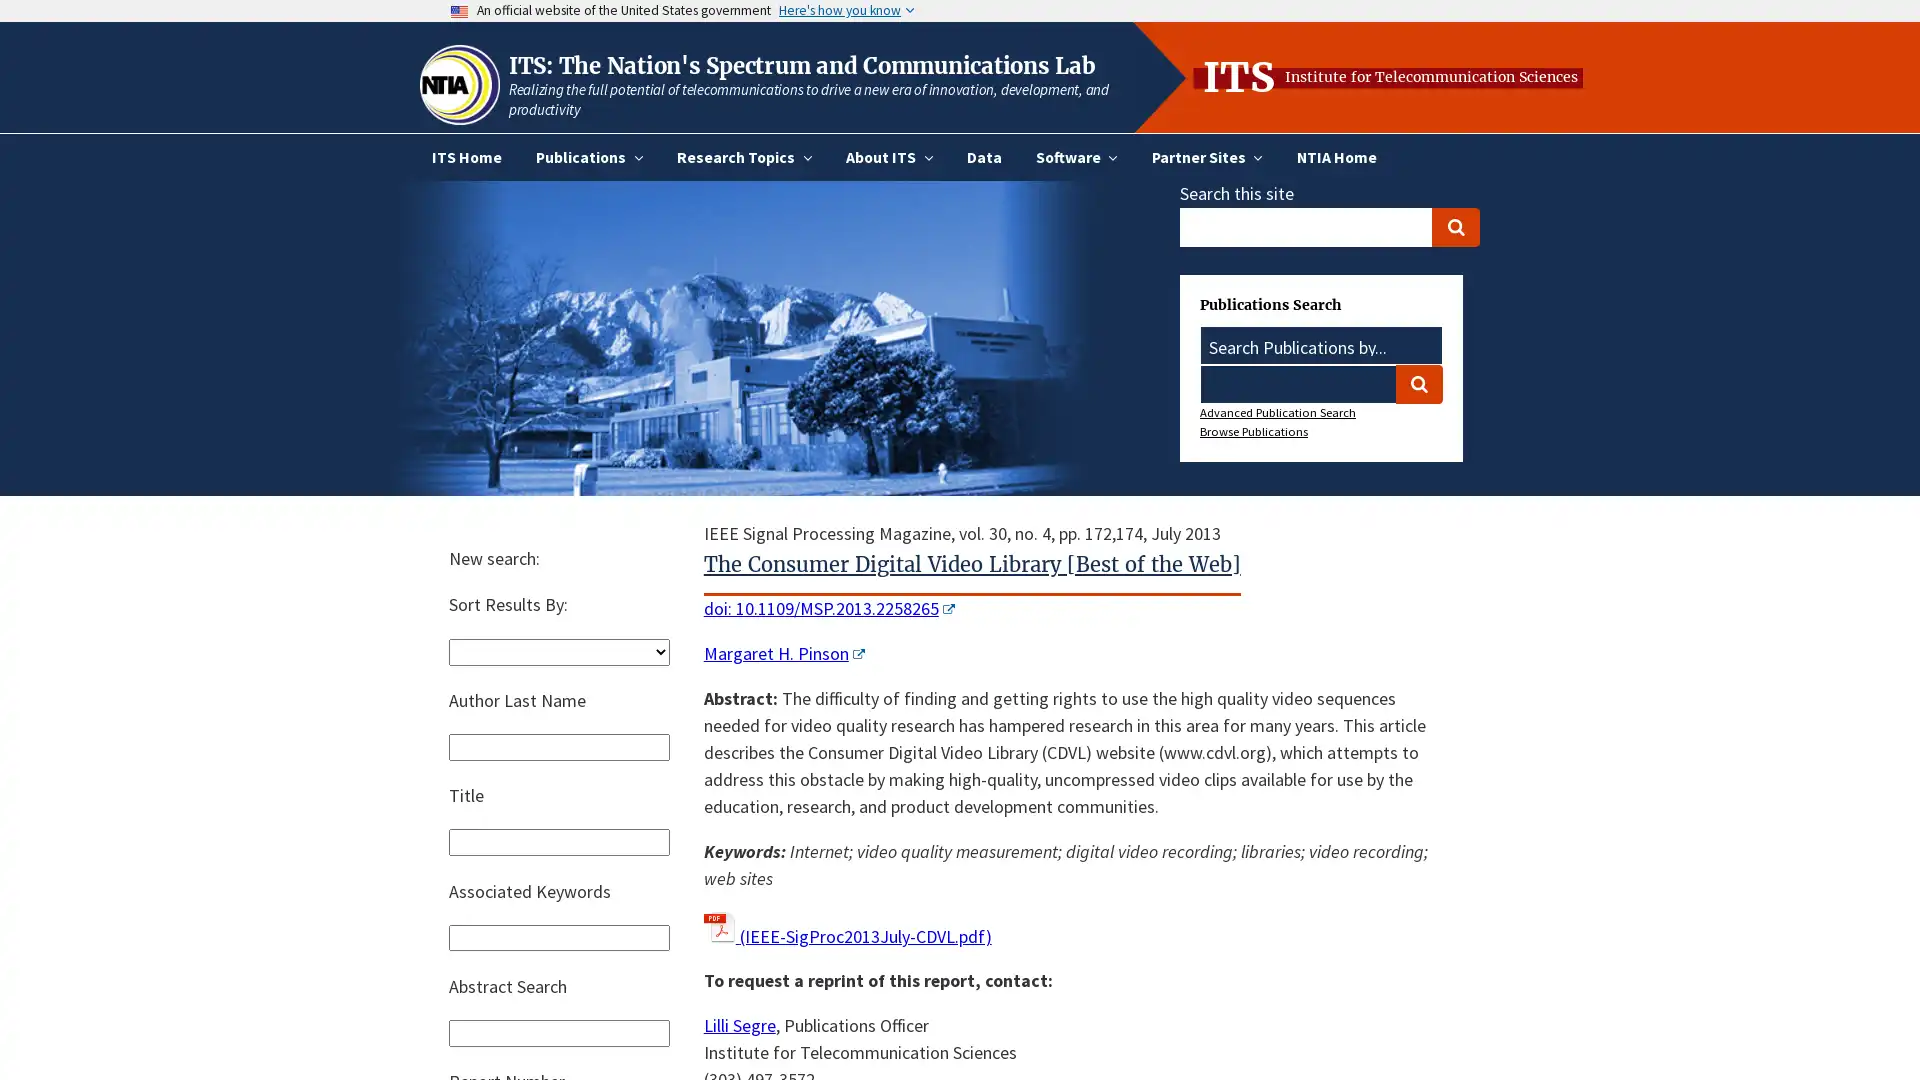 The image size is (1920, 1080). I want to click on Partner Sites, so click(1205, 156).